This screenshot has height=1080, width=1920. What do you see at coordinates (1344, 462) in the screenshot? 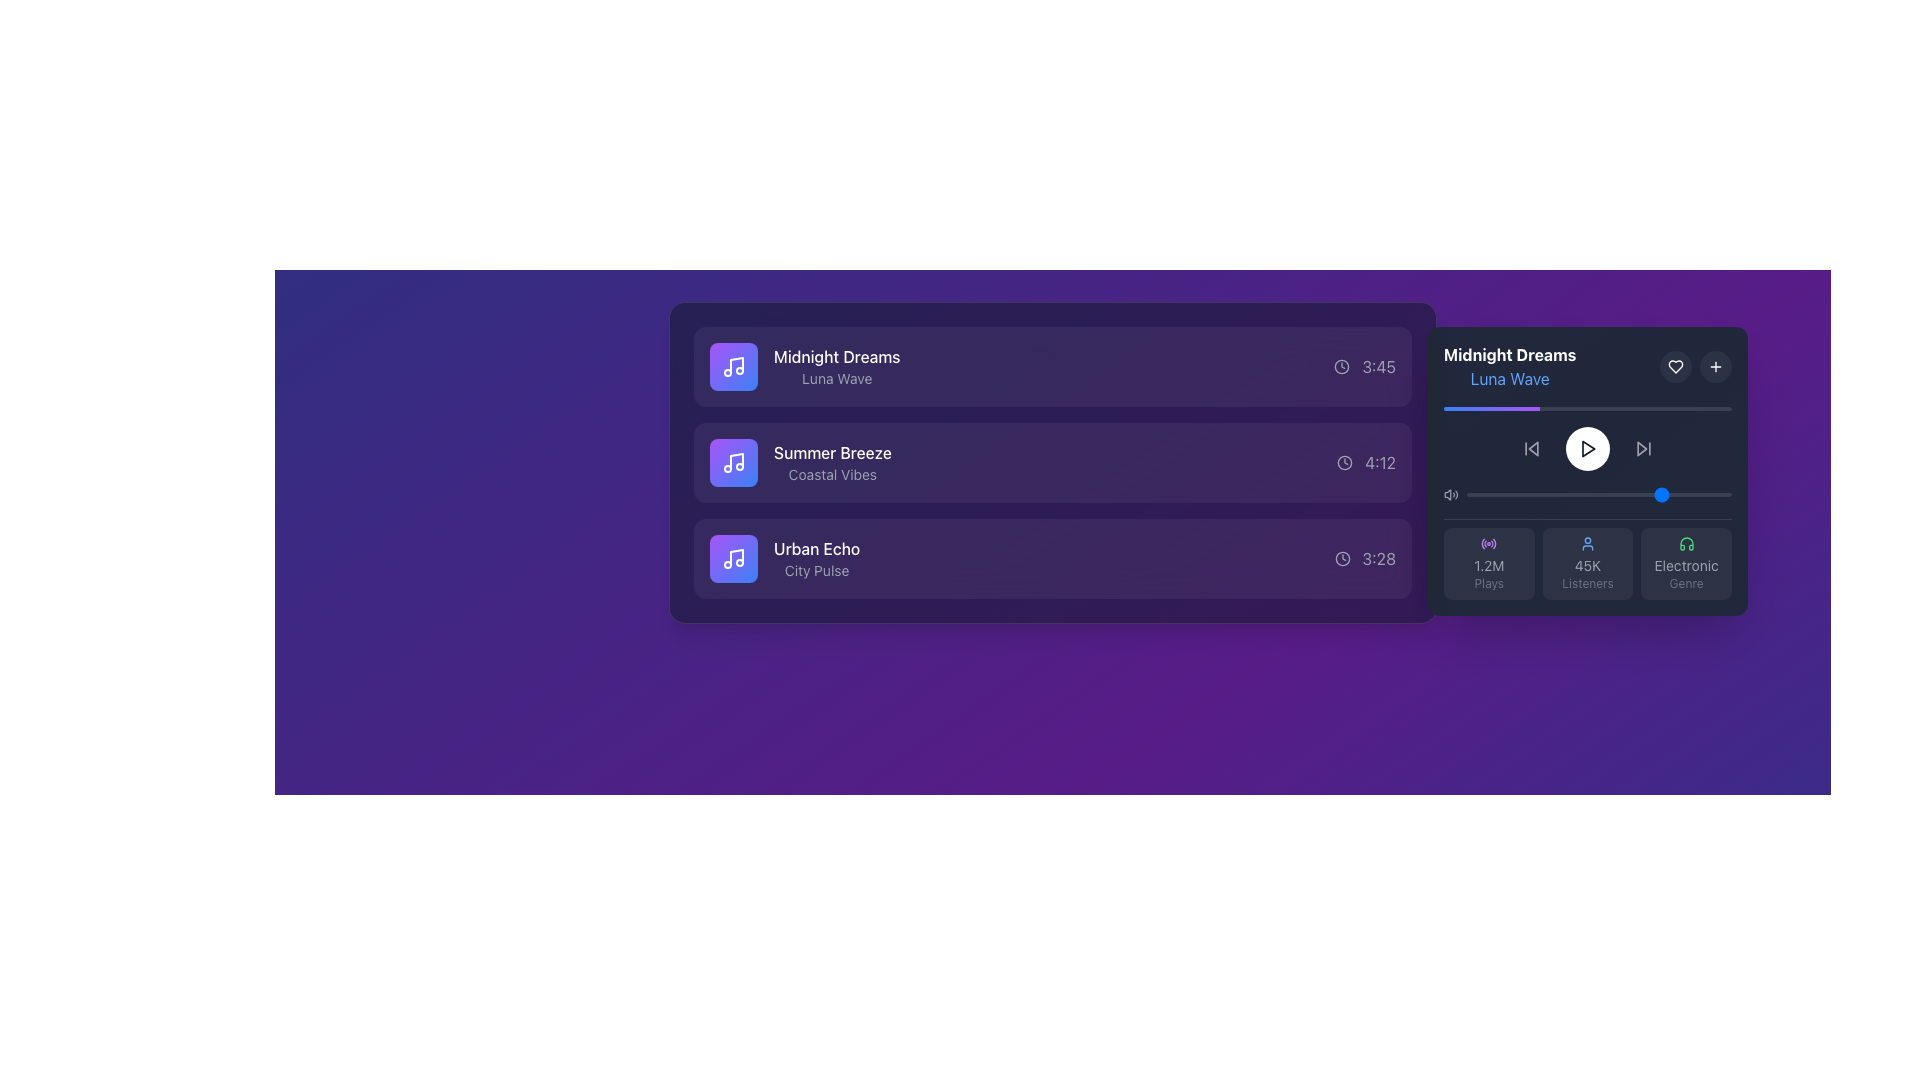
I see `the clock icon indicating the time for the track 'Summer Breeze' in the second row of the media list` at bounding box center [1344, 462].